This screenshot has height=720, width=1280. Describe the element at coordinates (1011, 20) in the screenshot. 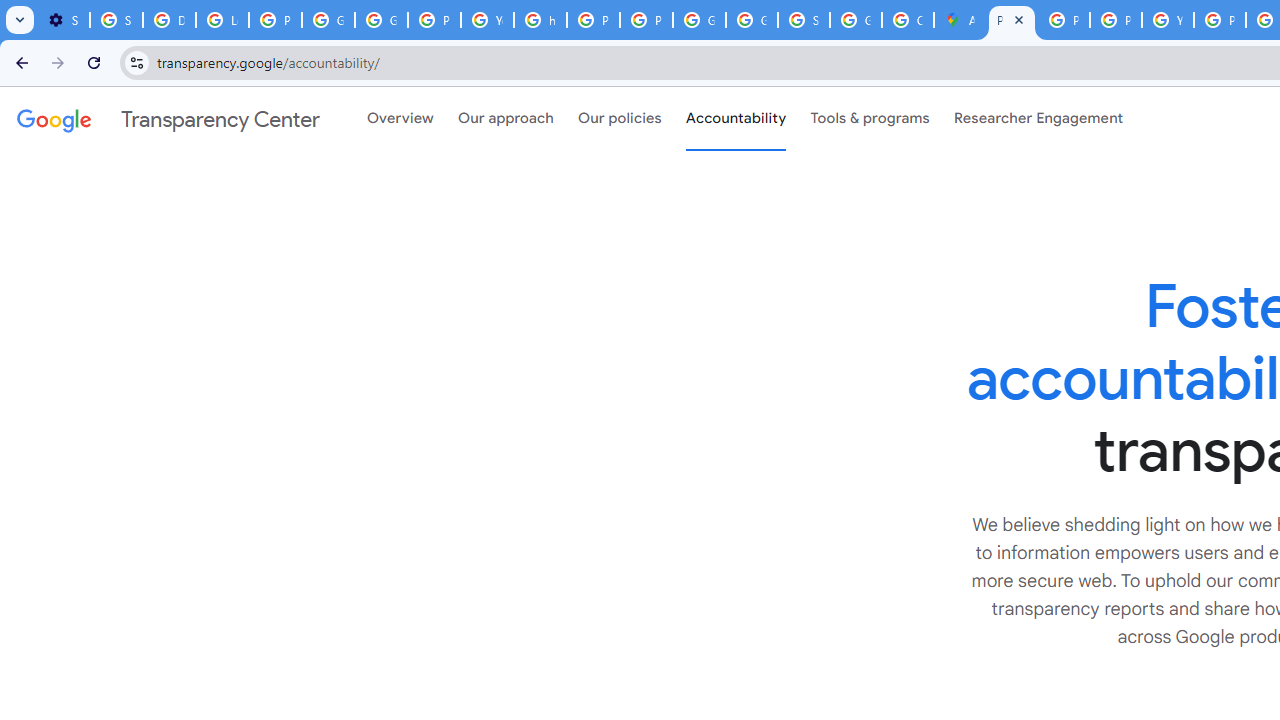

I see `'Policy Accountability and Transparency - Transparency Center'` at that location.